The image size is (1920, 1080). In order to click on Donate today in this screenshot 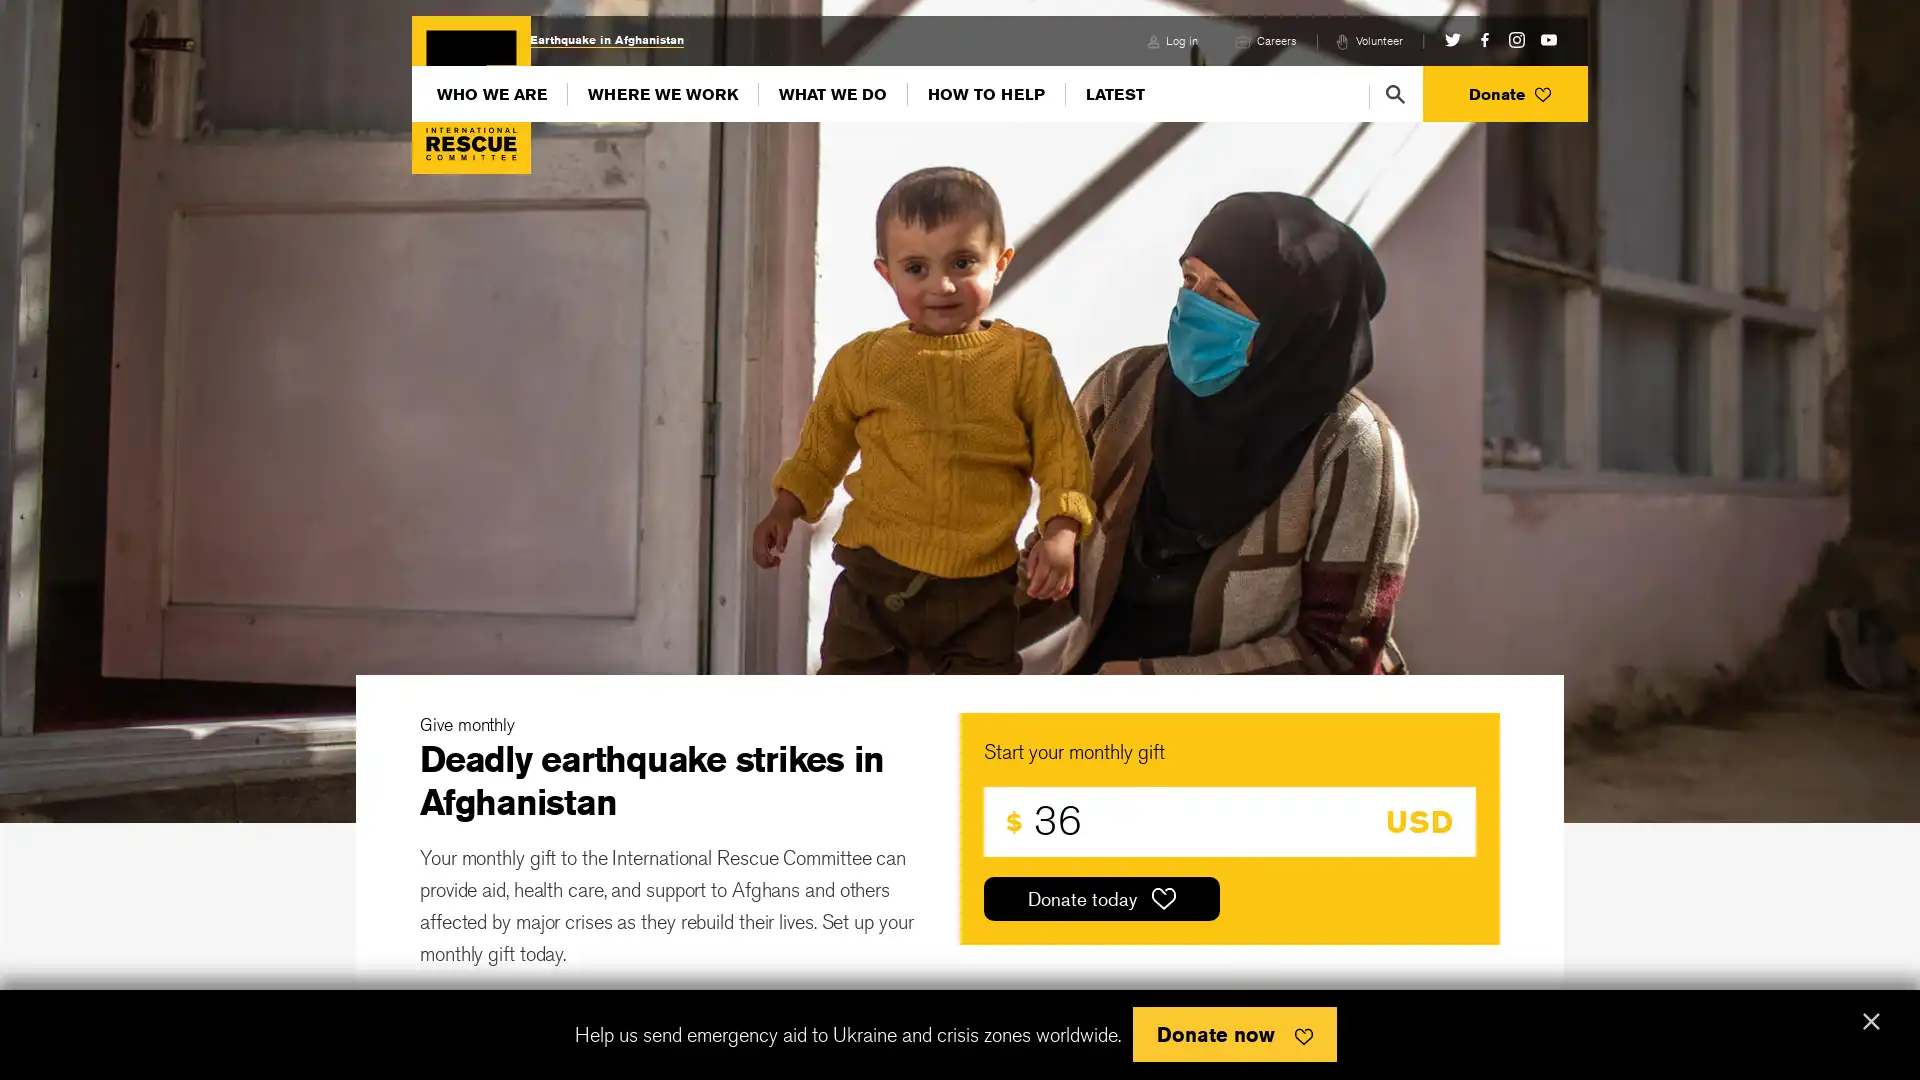, I will do `click(1101, 897)`.